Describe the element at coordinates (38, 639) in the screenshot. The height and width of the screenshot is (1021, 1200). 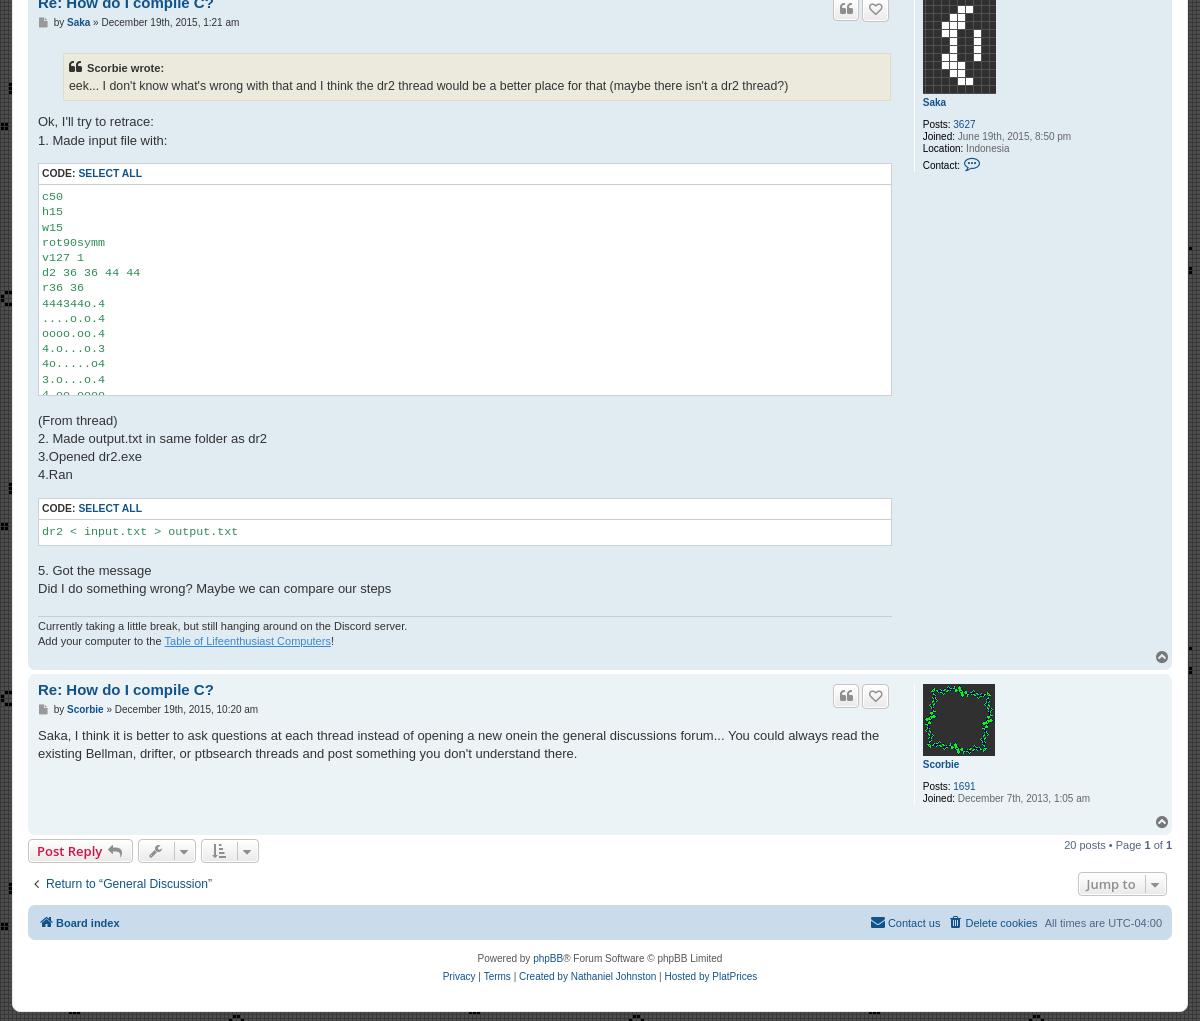
I see `'Add your computer to the'` at that location.